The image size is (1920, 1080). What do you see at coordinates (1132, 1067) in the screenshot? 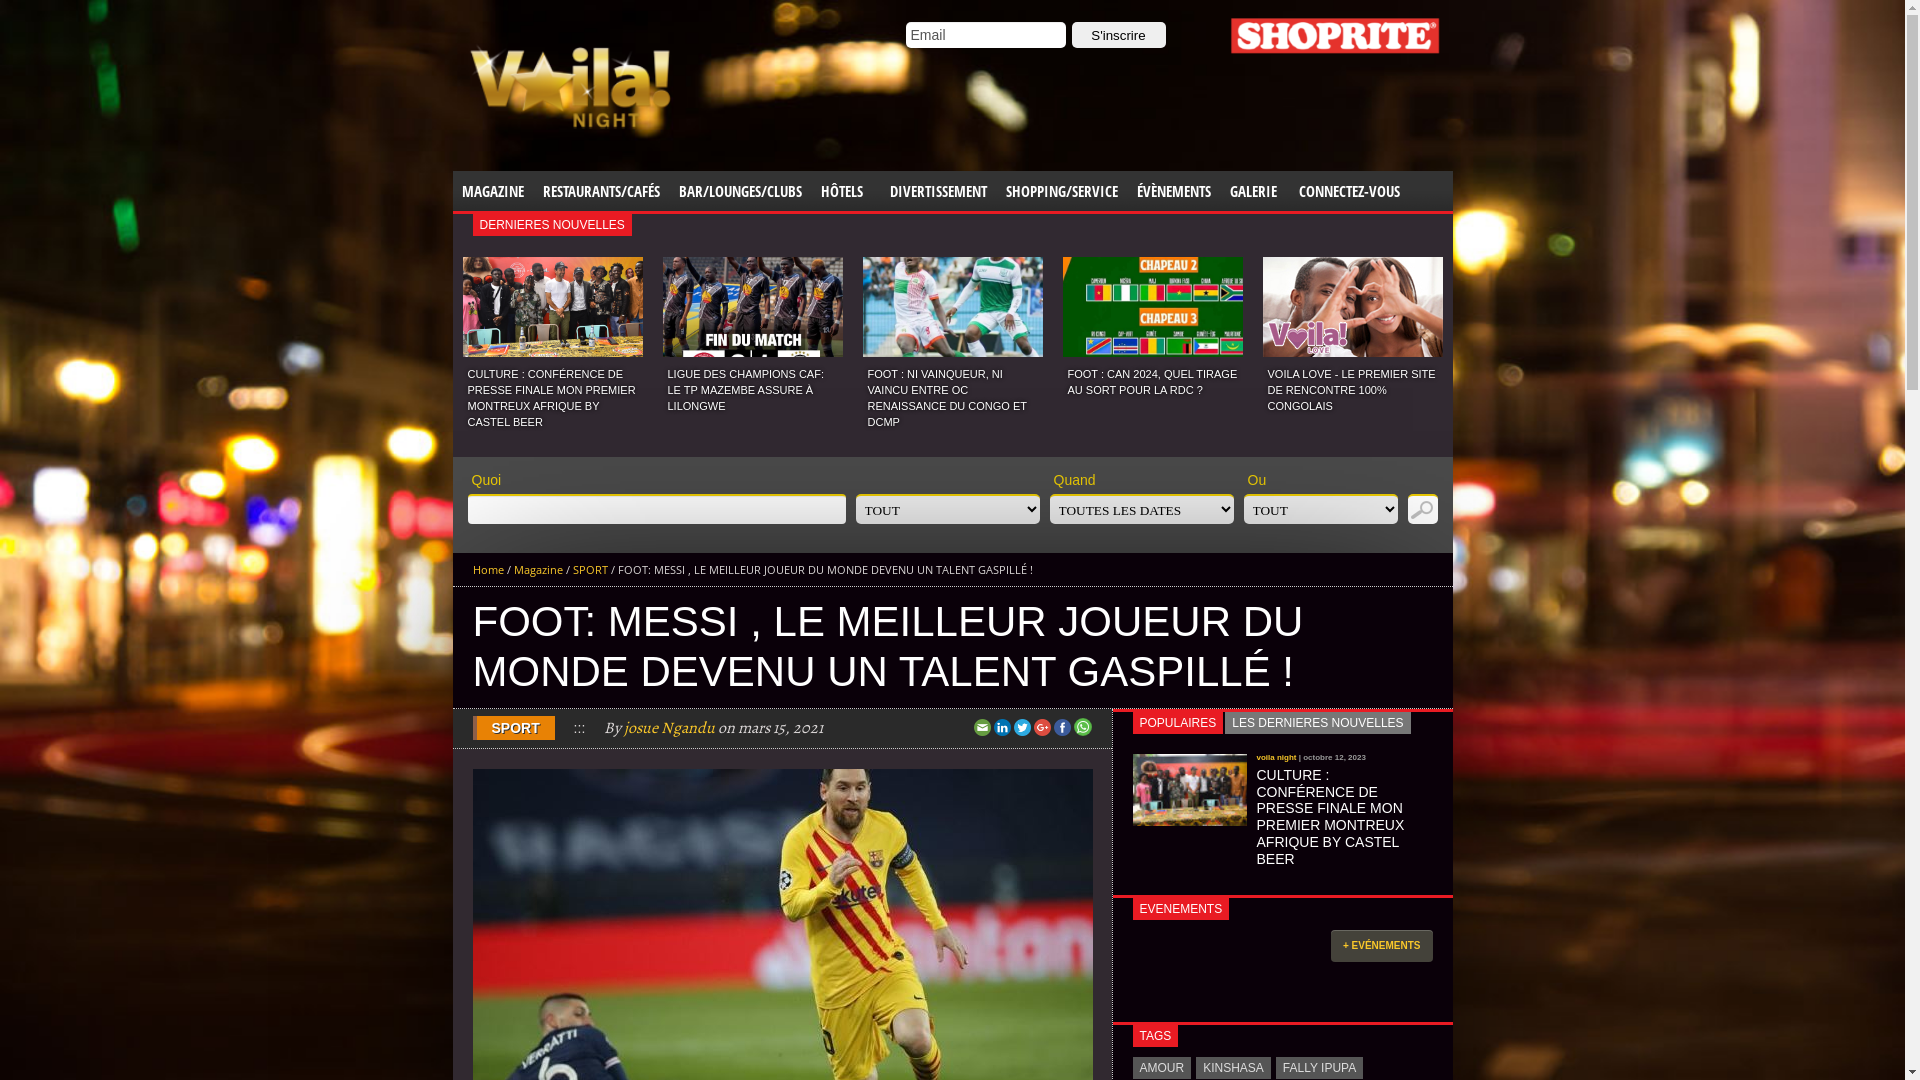
I see `'AMOUR'` at bounding box center [1132, 1067].